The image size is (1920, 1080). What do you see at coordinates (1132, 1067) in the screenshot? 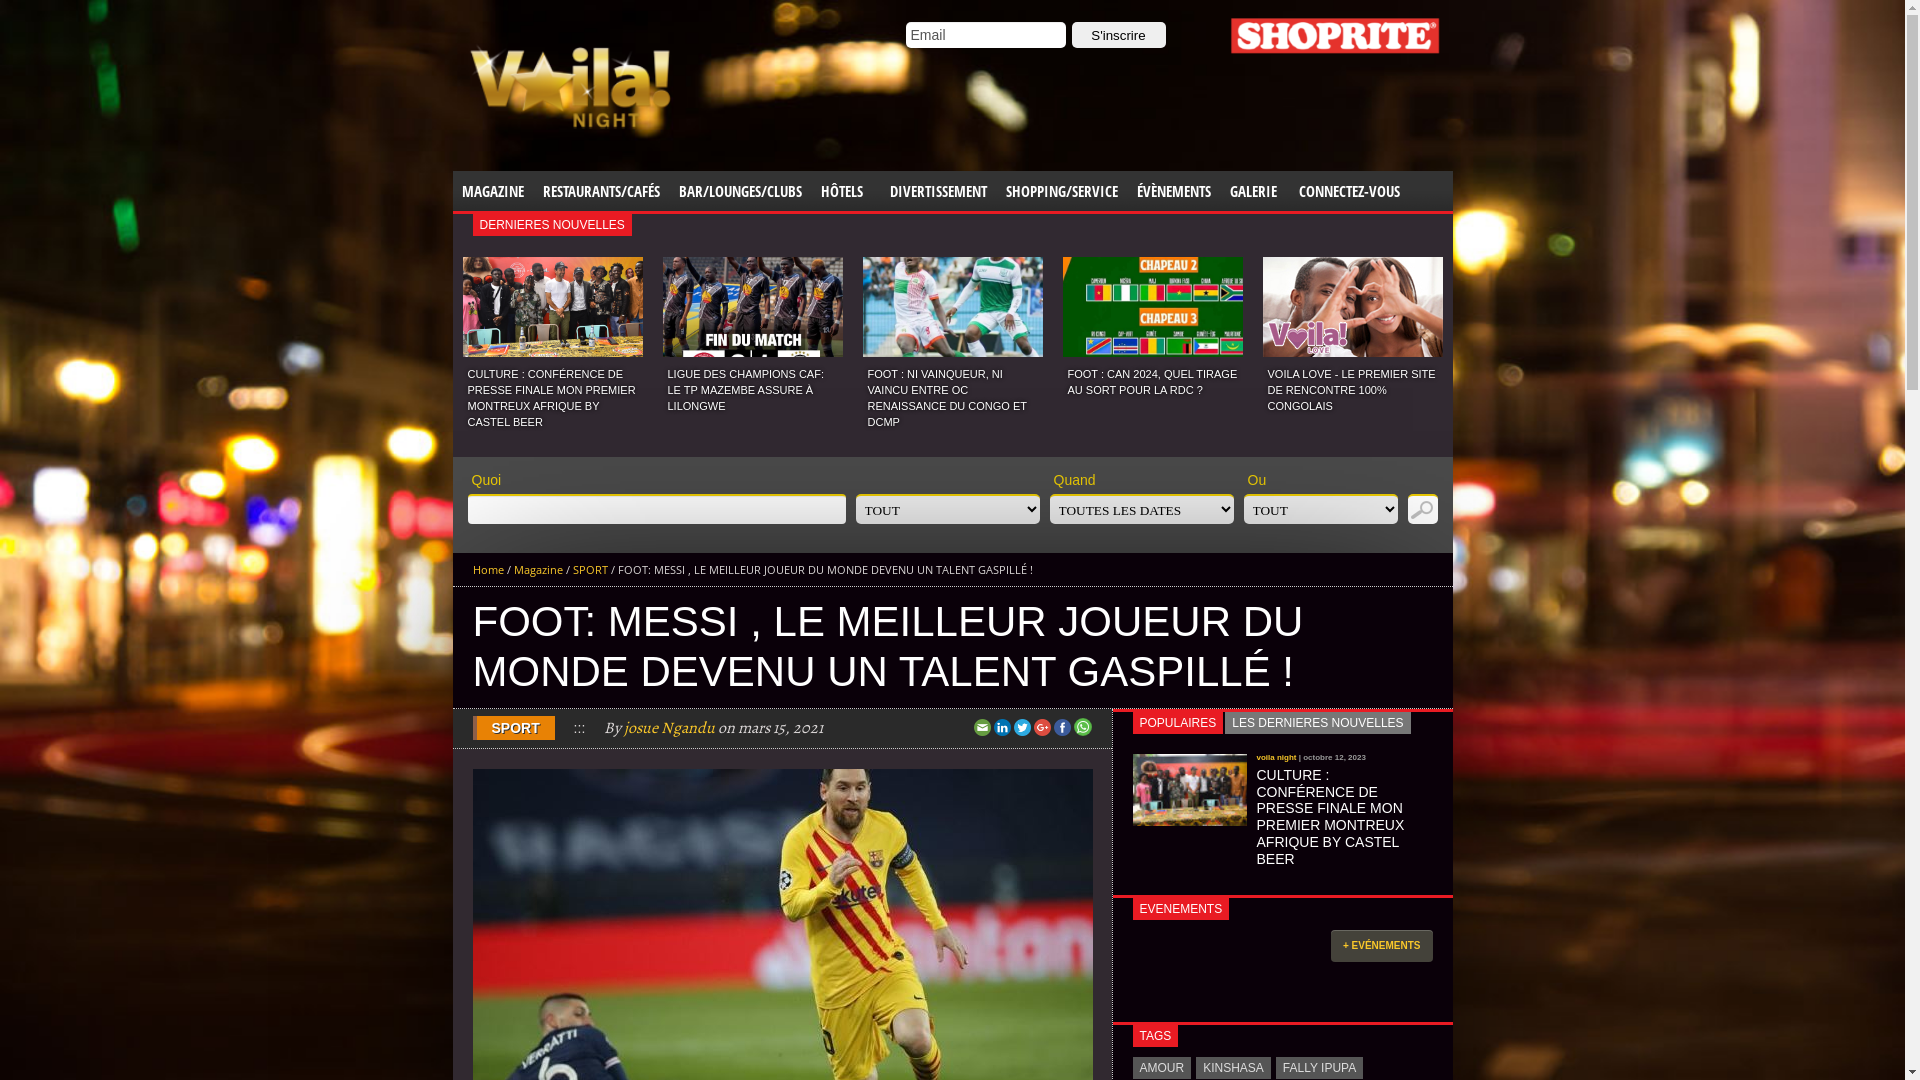
I see `'AMOUR'` at bounding box center [1132, 1067].